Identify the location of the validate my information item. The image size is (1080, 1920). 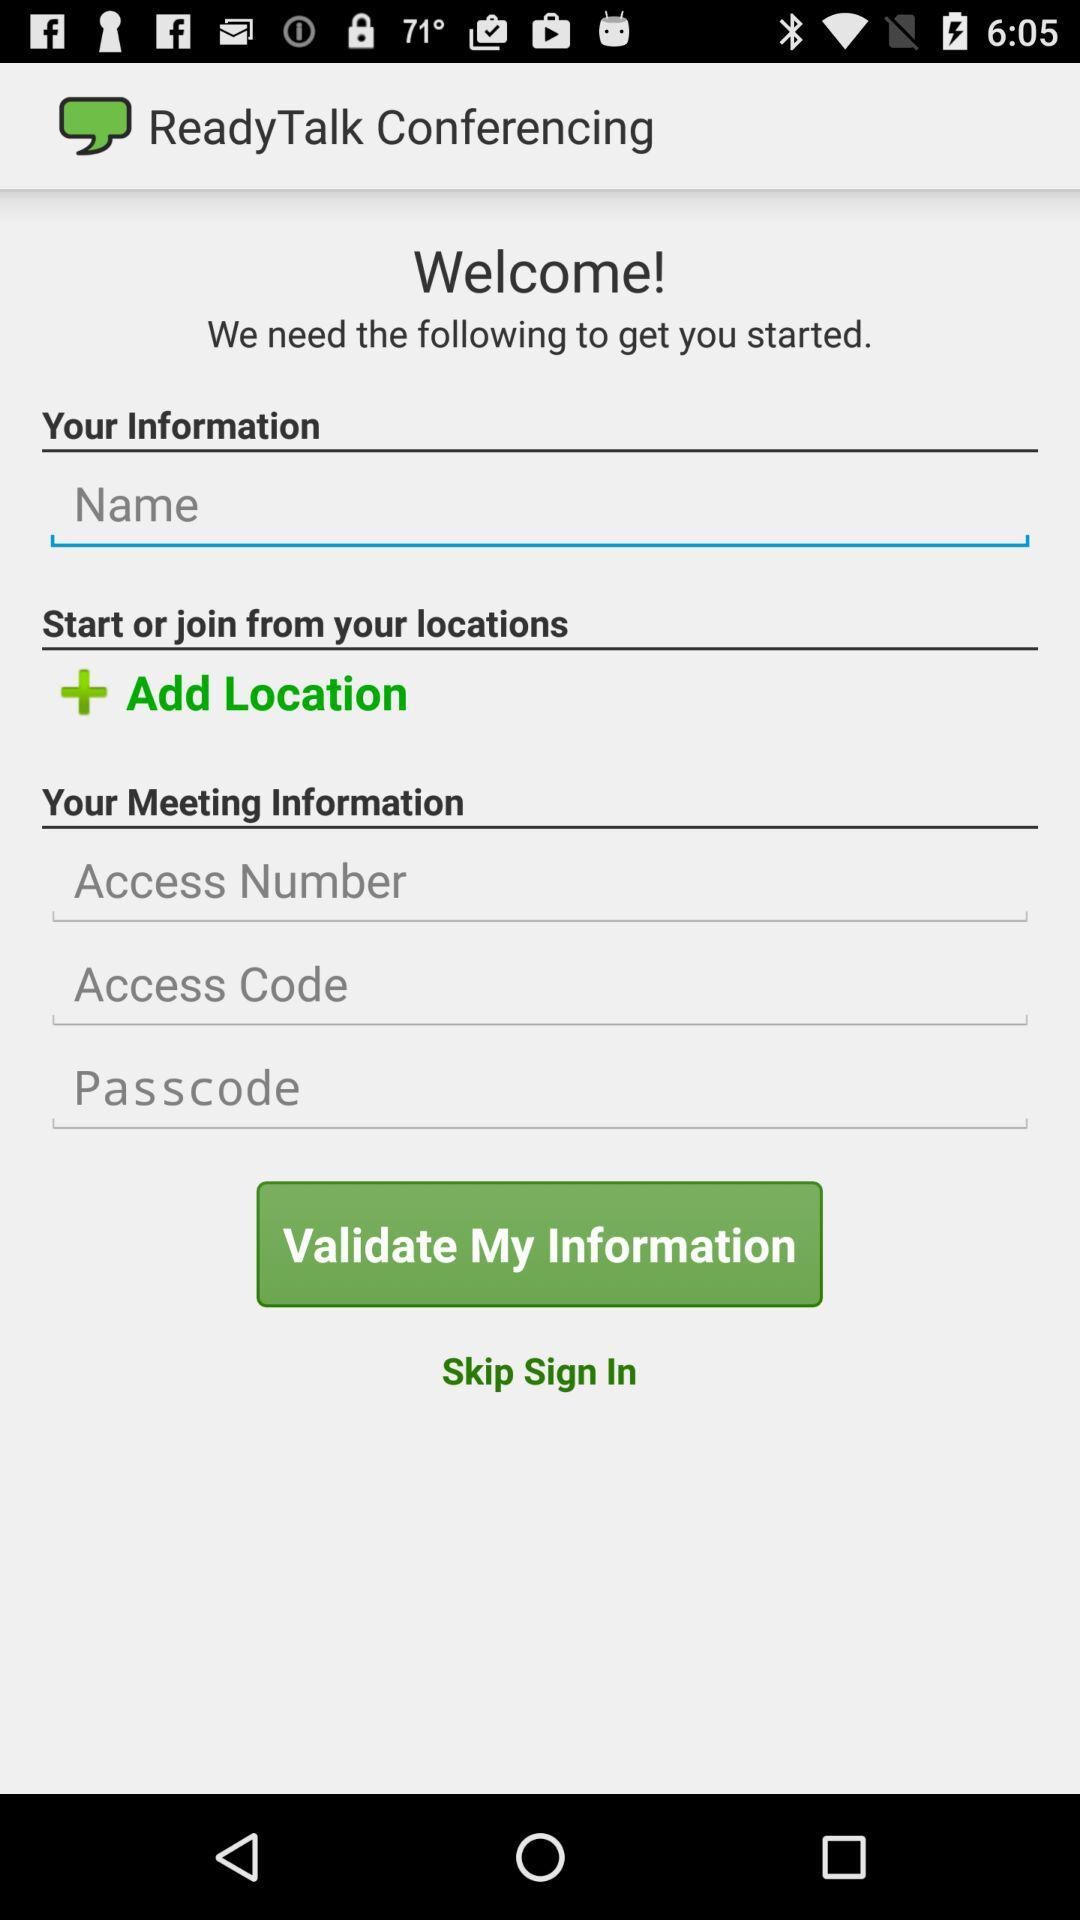
(538, 1243).